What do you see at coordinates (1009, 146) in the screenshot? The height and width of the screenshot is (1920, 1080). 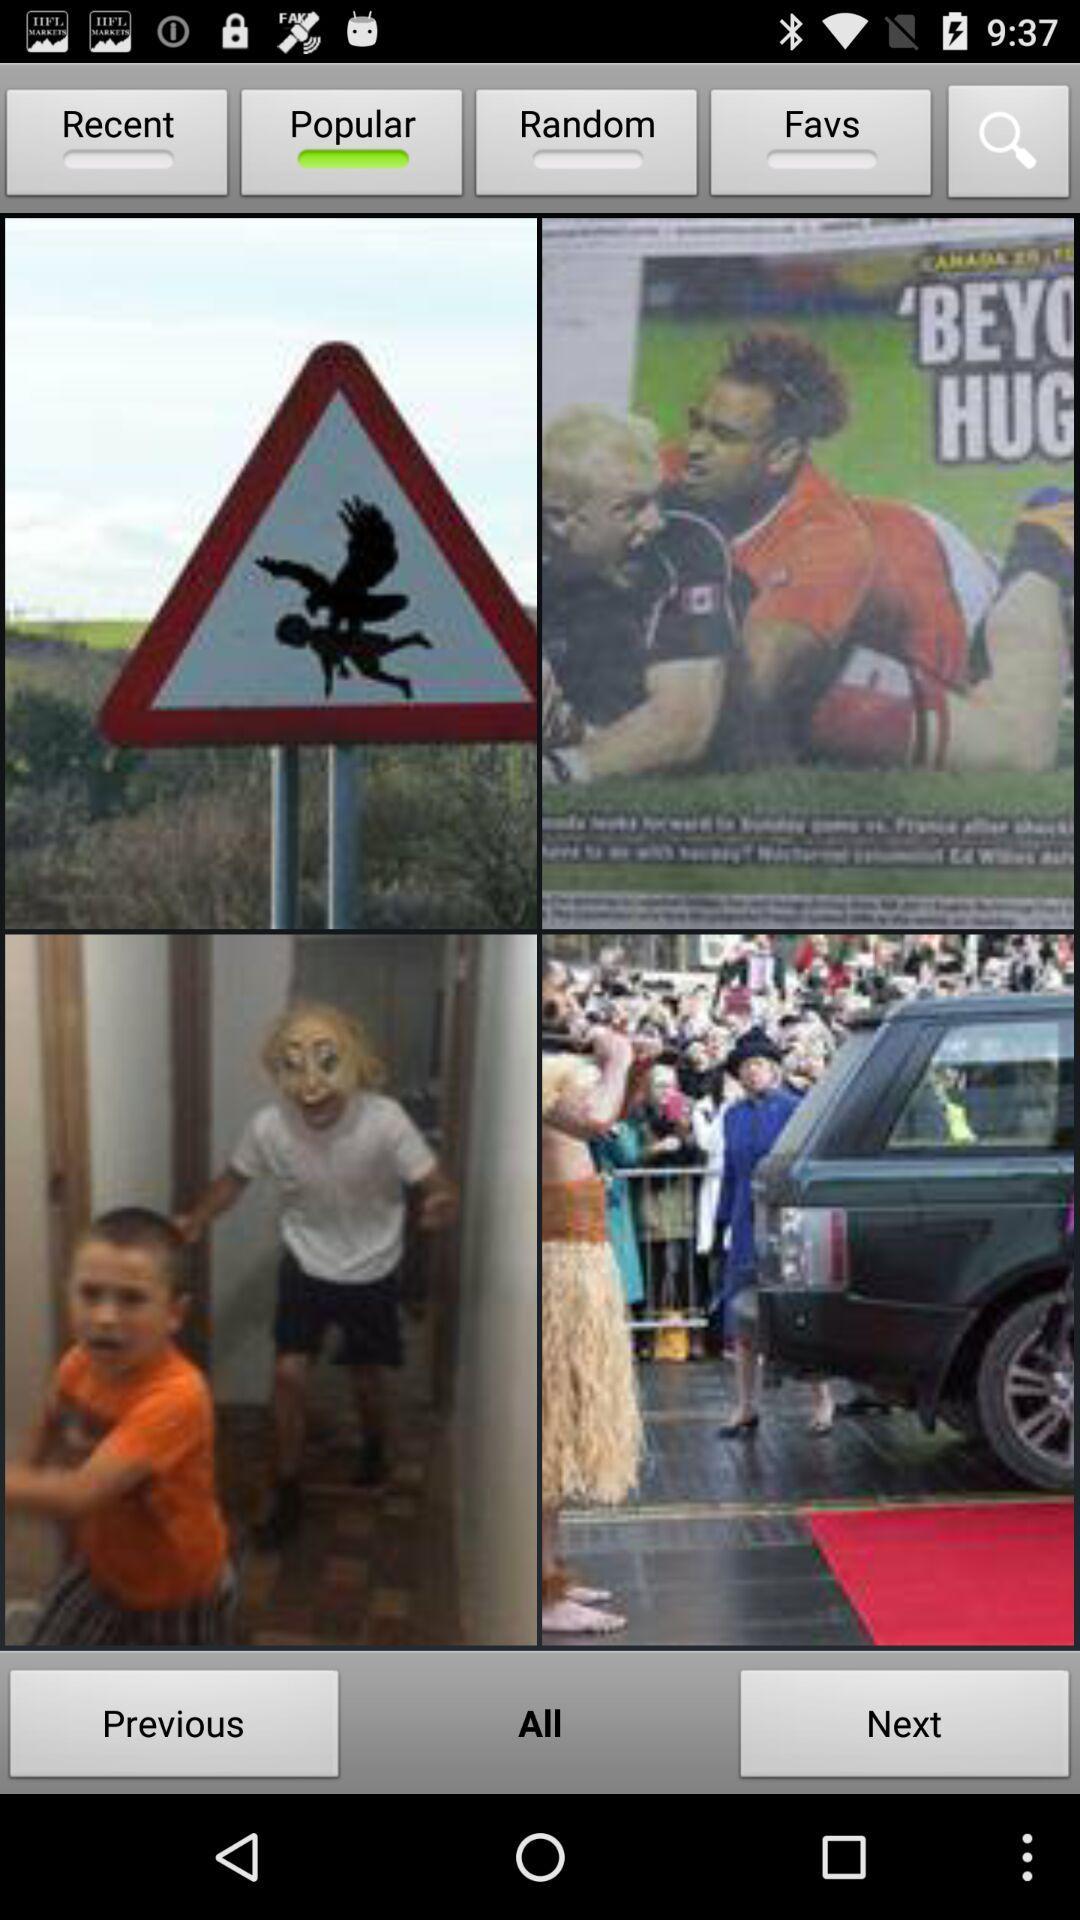 I see `research terms` at bounding box center [1009, 146].